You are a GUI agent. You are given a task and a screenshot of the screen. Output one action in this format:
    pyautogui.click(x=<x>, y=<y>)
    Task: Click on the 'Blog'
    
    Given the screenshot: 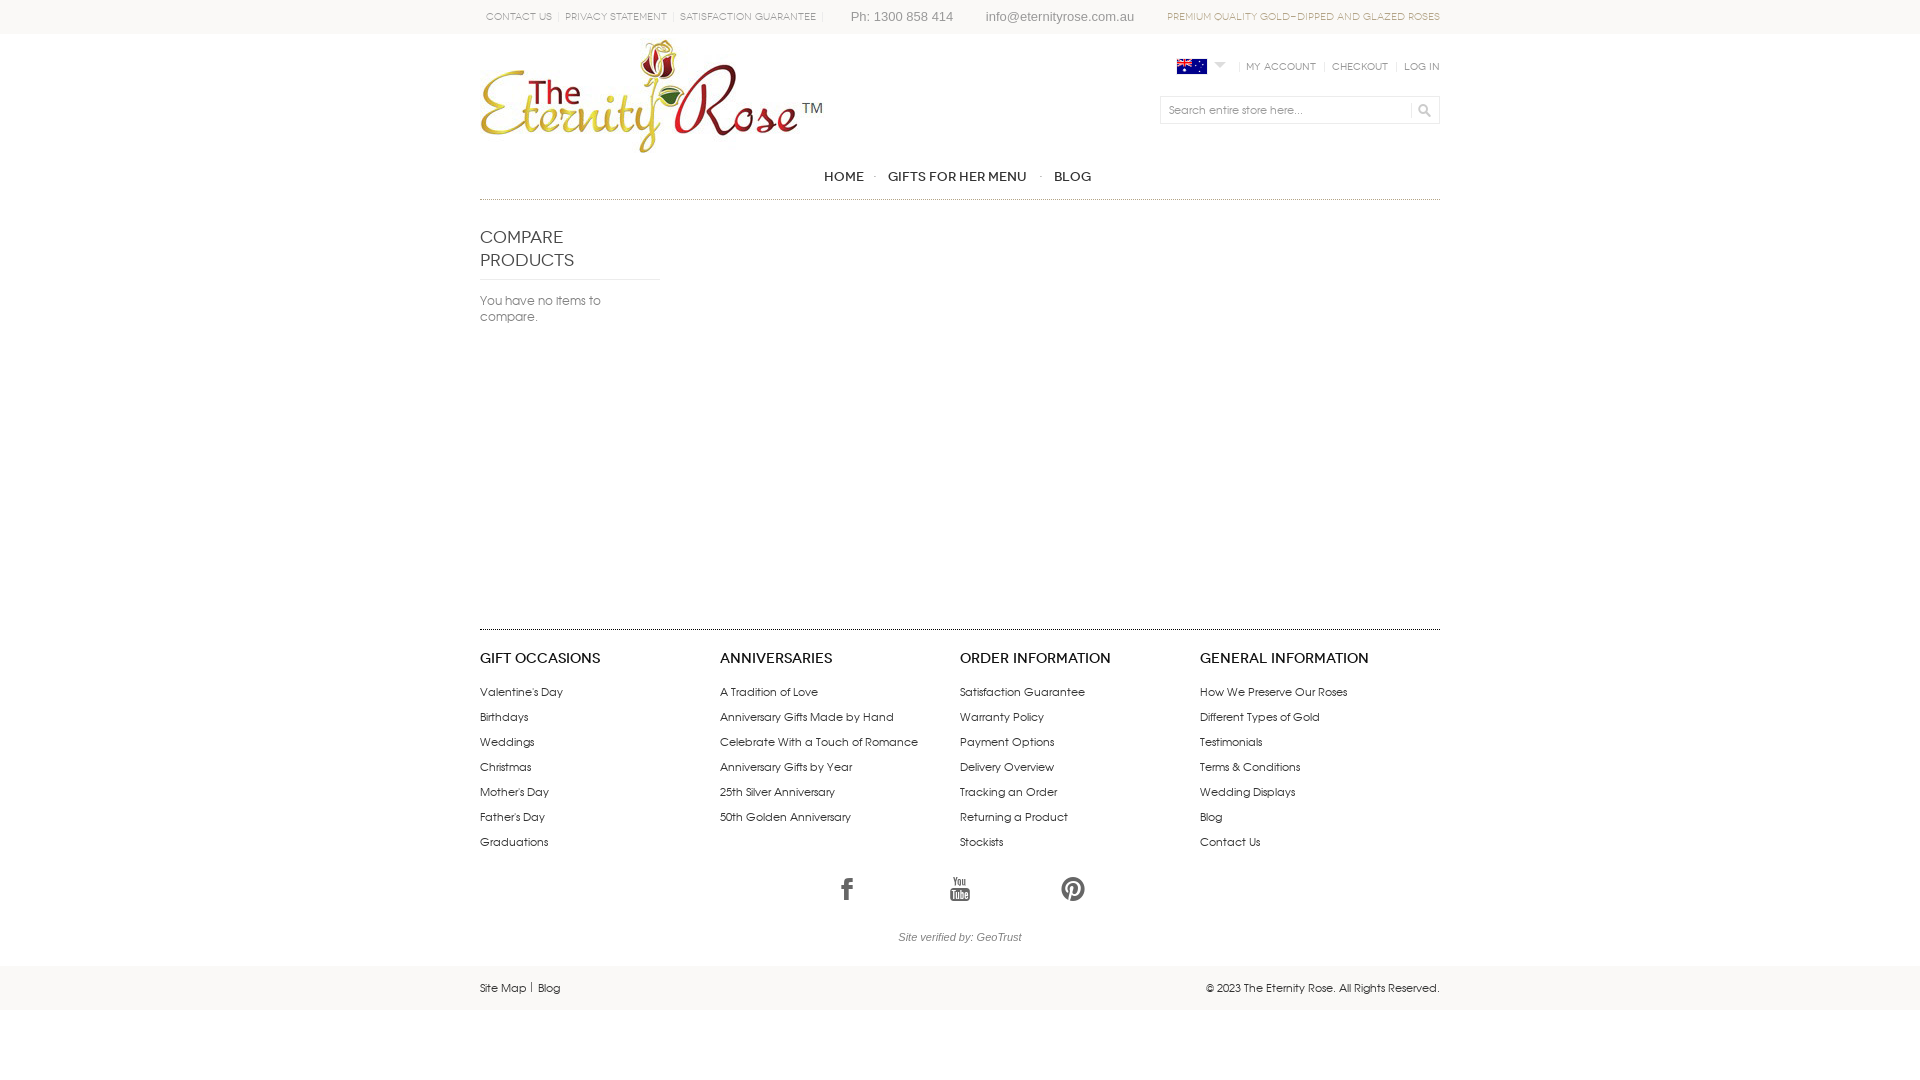 What is the action you would take?
    pyautogui.click(x=537, y=986)
    